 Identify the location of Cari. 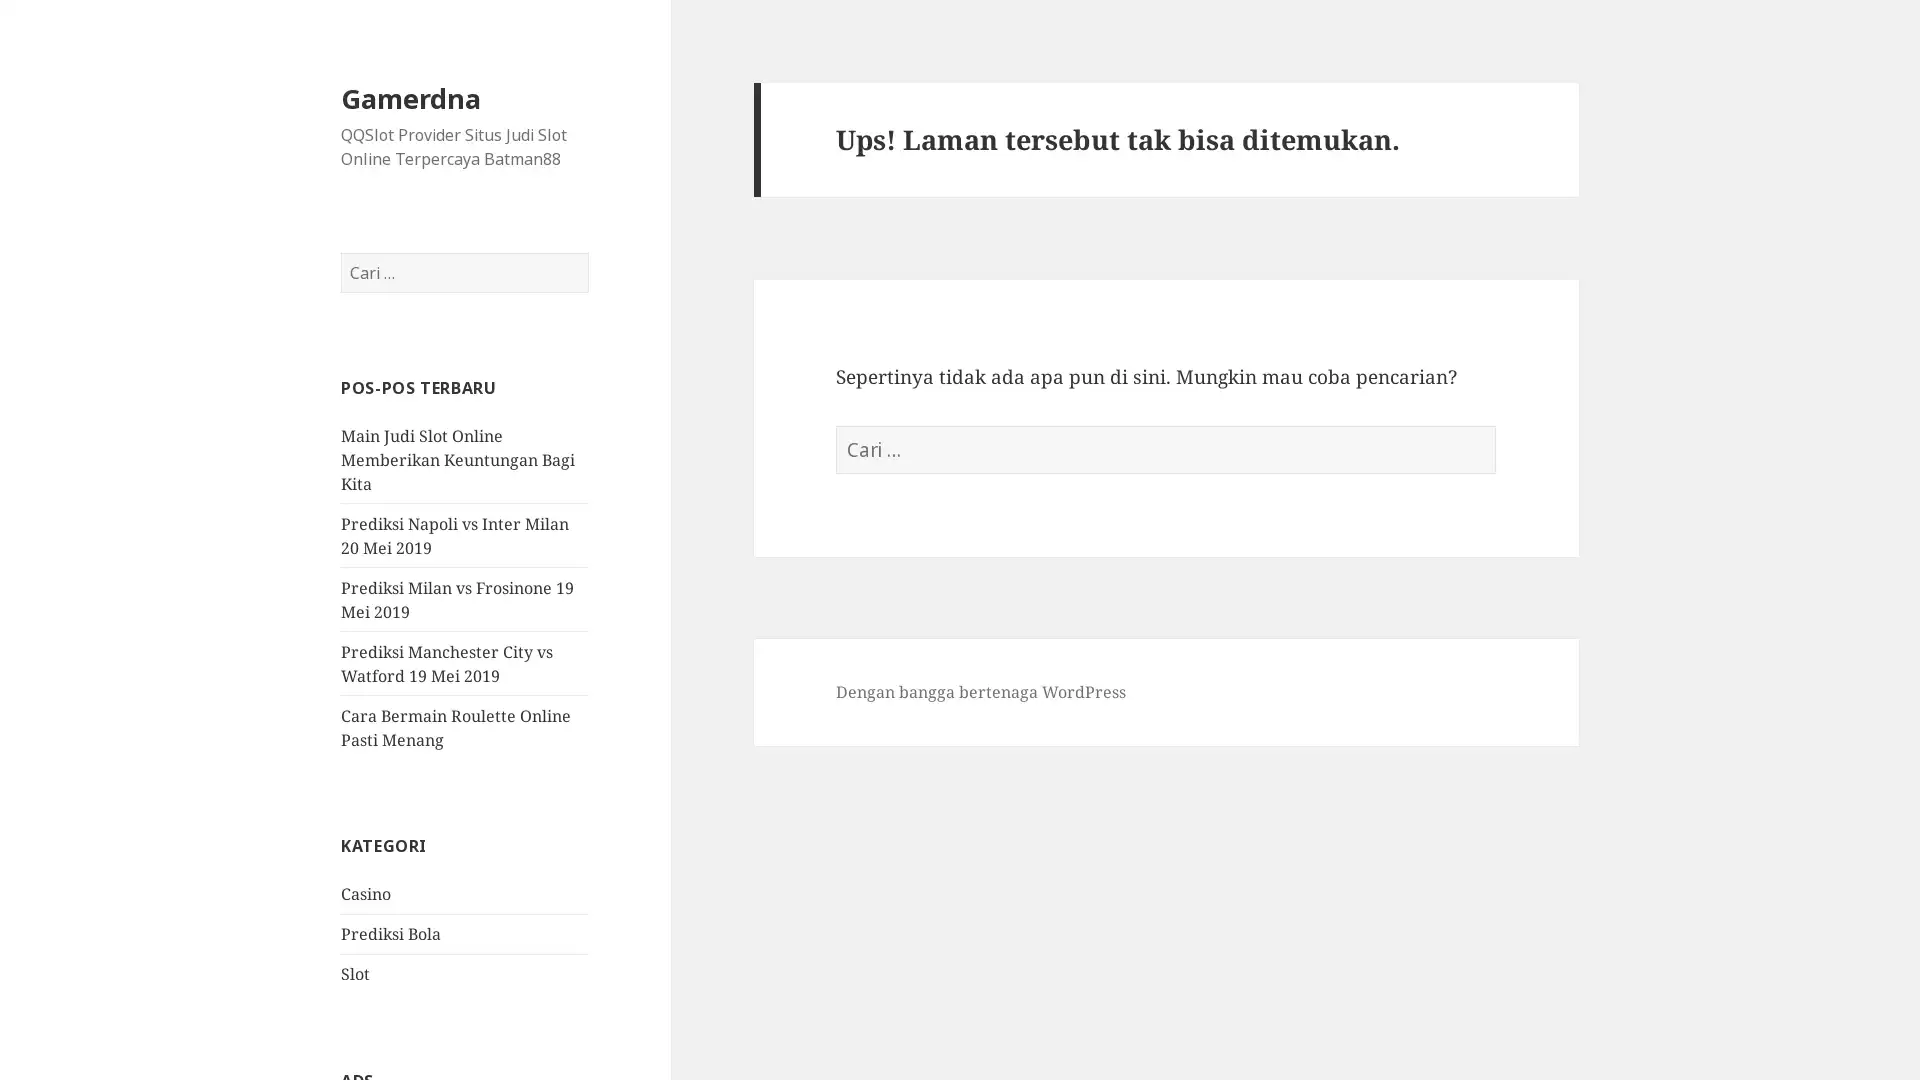
(587, 252).